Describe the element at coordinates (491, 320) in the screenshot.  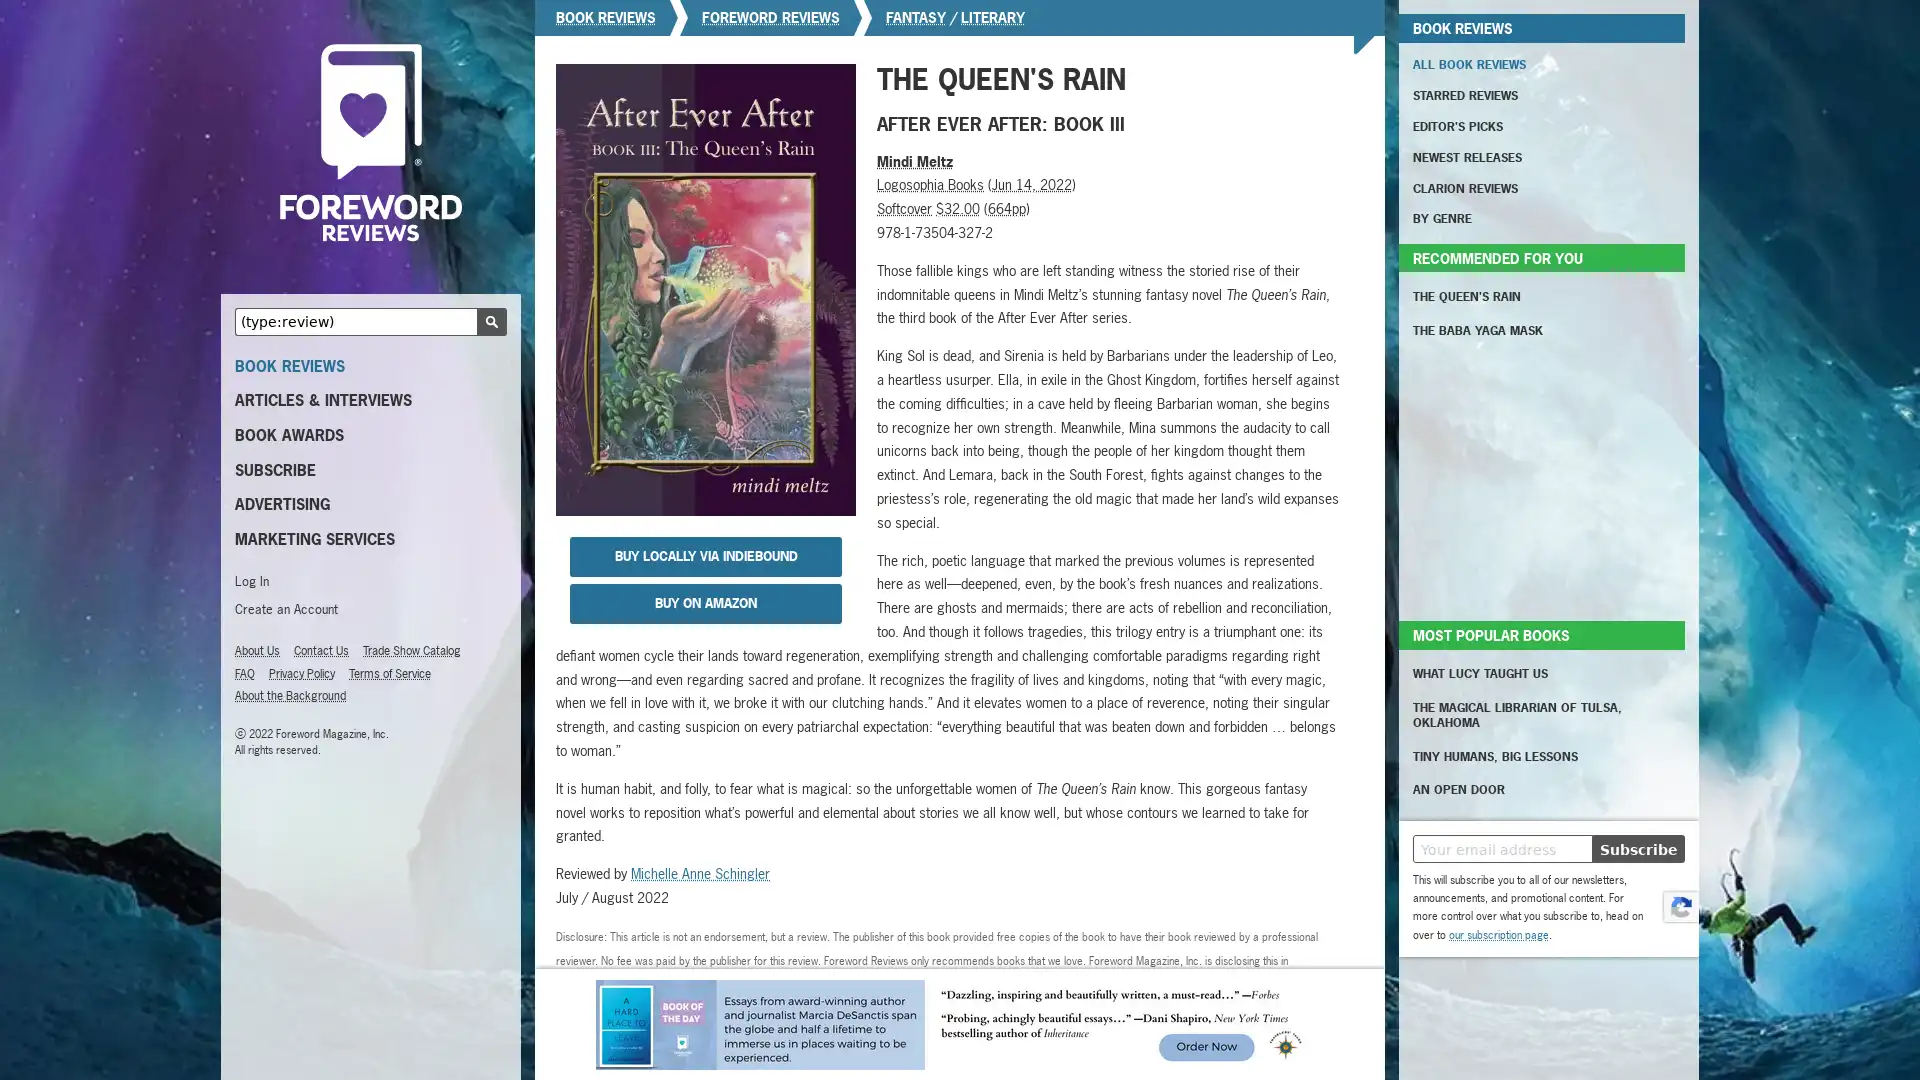
I see `Search` at that location.